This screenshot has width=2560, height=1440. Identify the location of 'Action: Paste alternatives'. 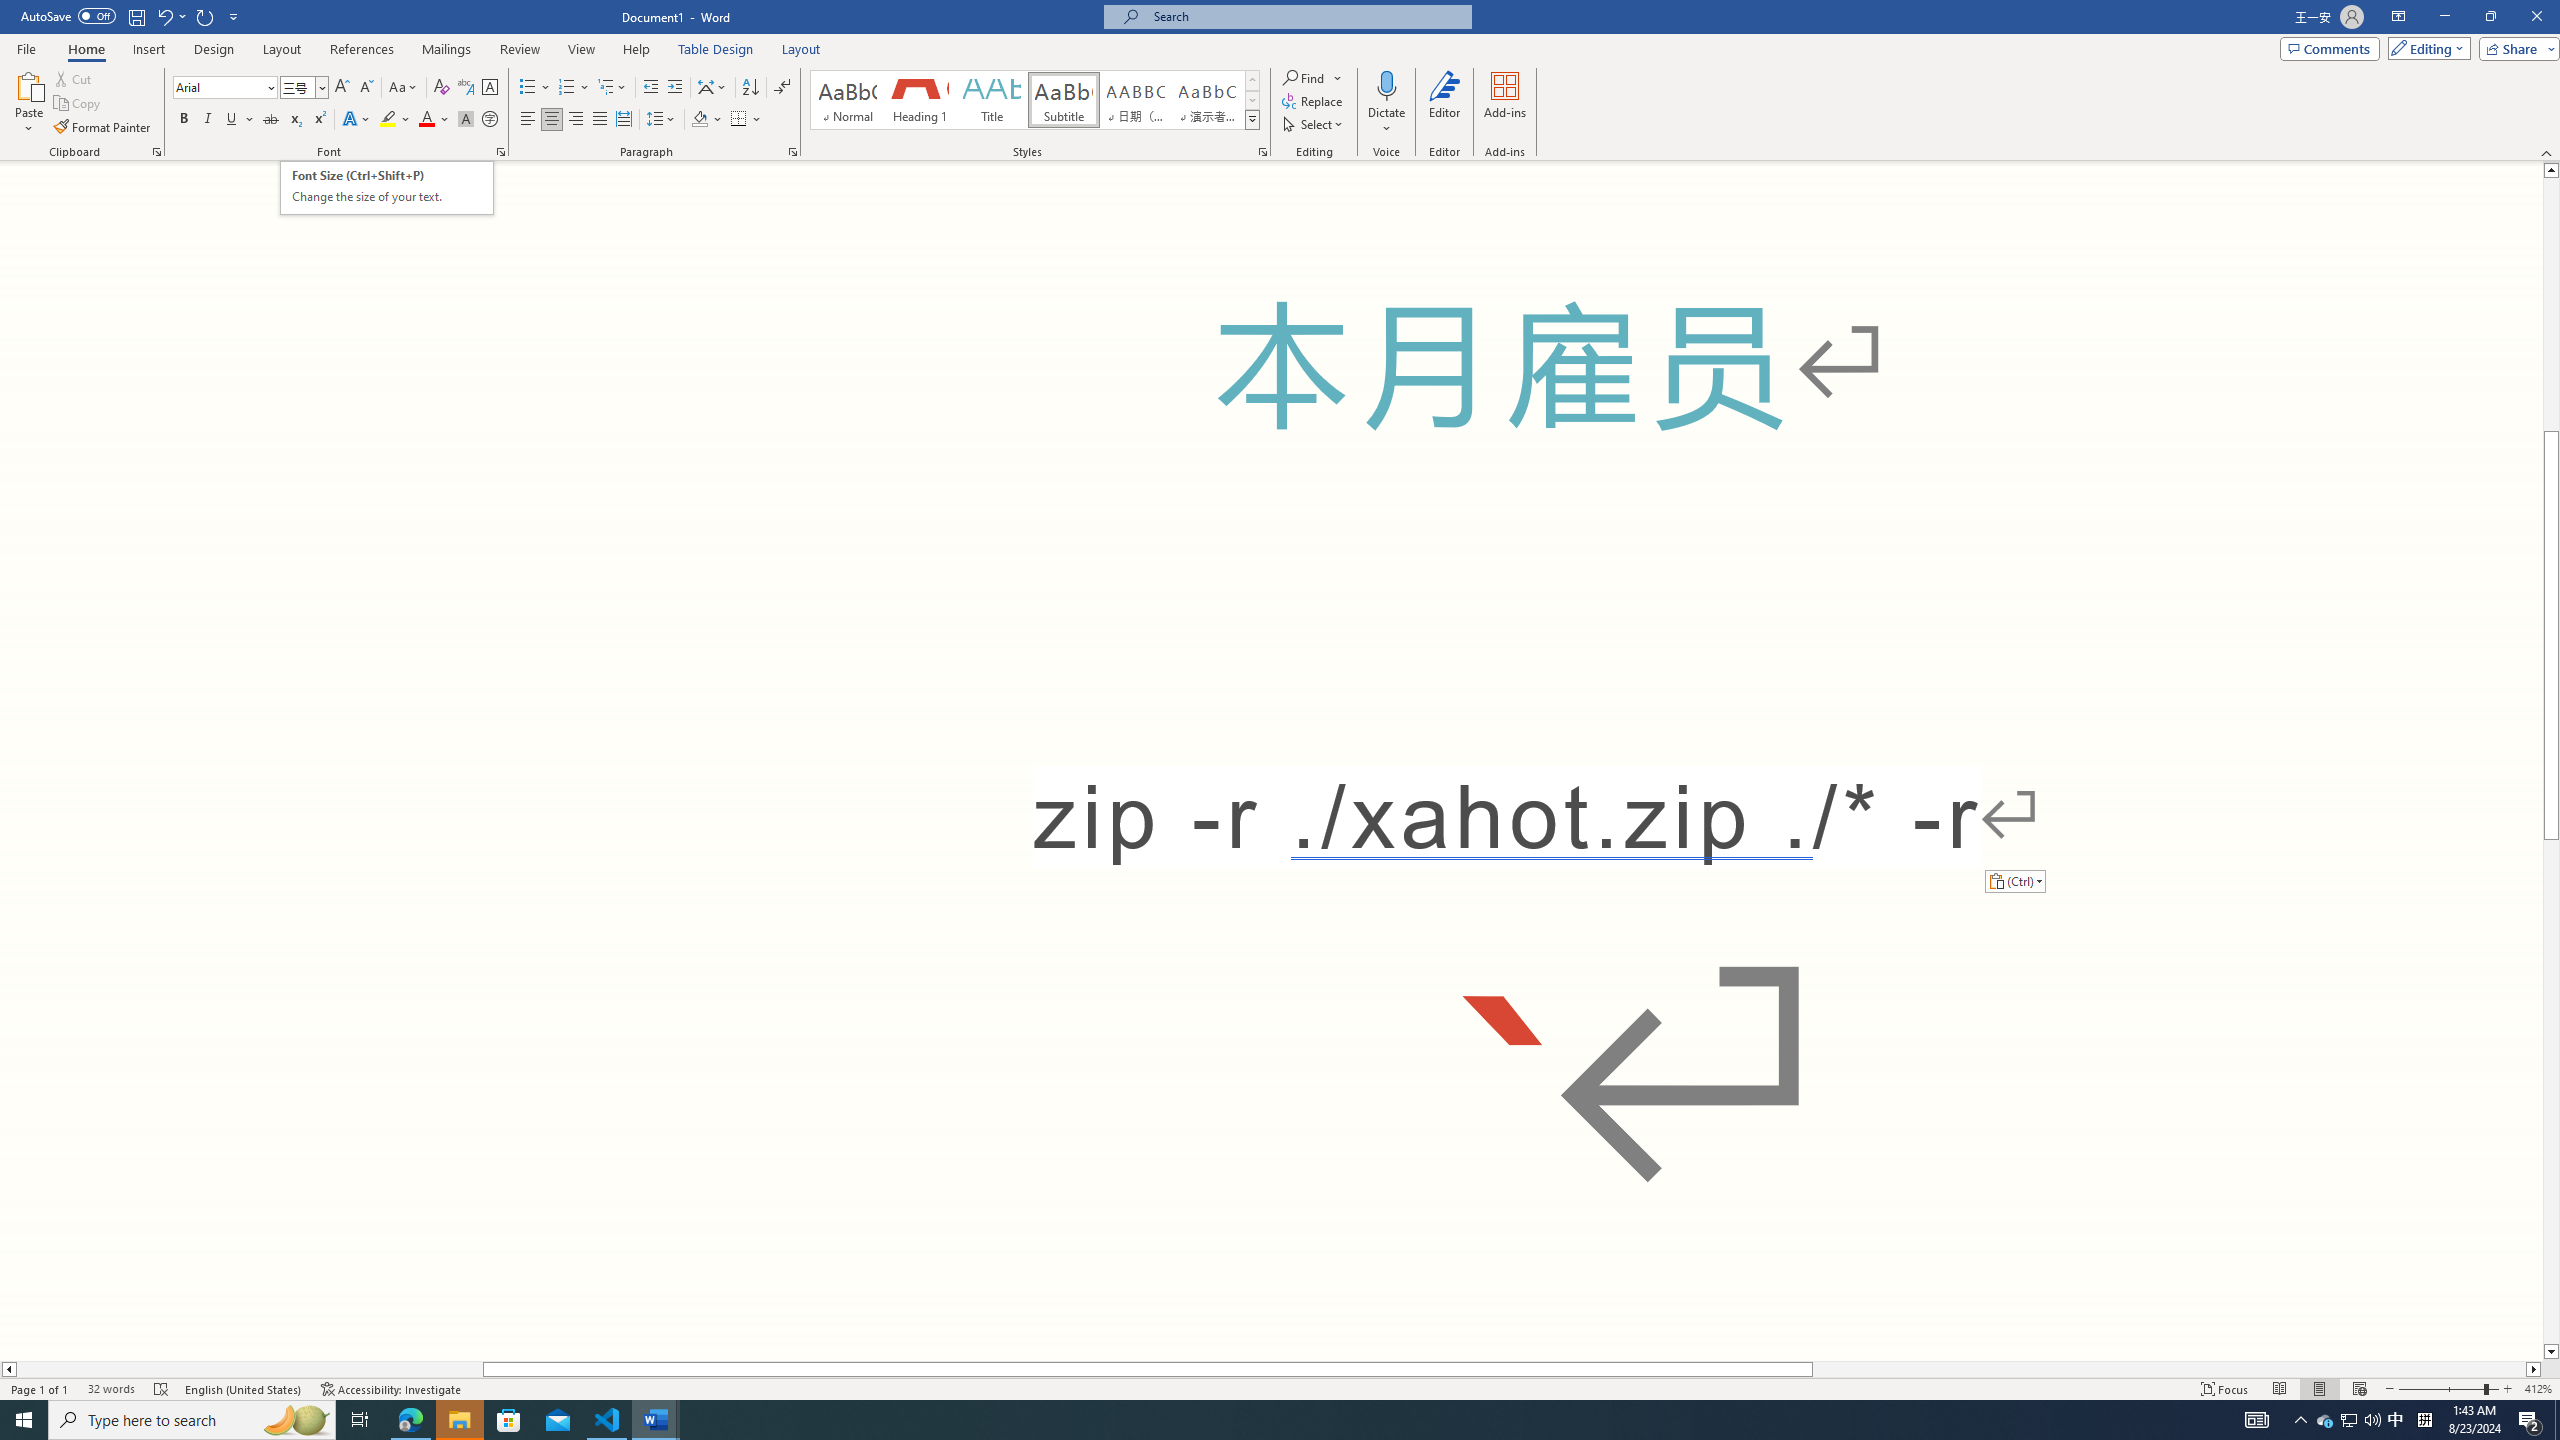
(2013, 880).